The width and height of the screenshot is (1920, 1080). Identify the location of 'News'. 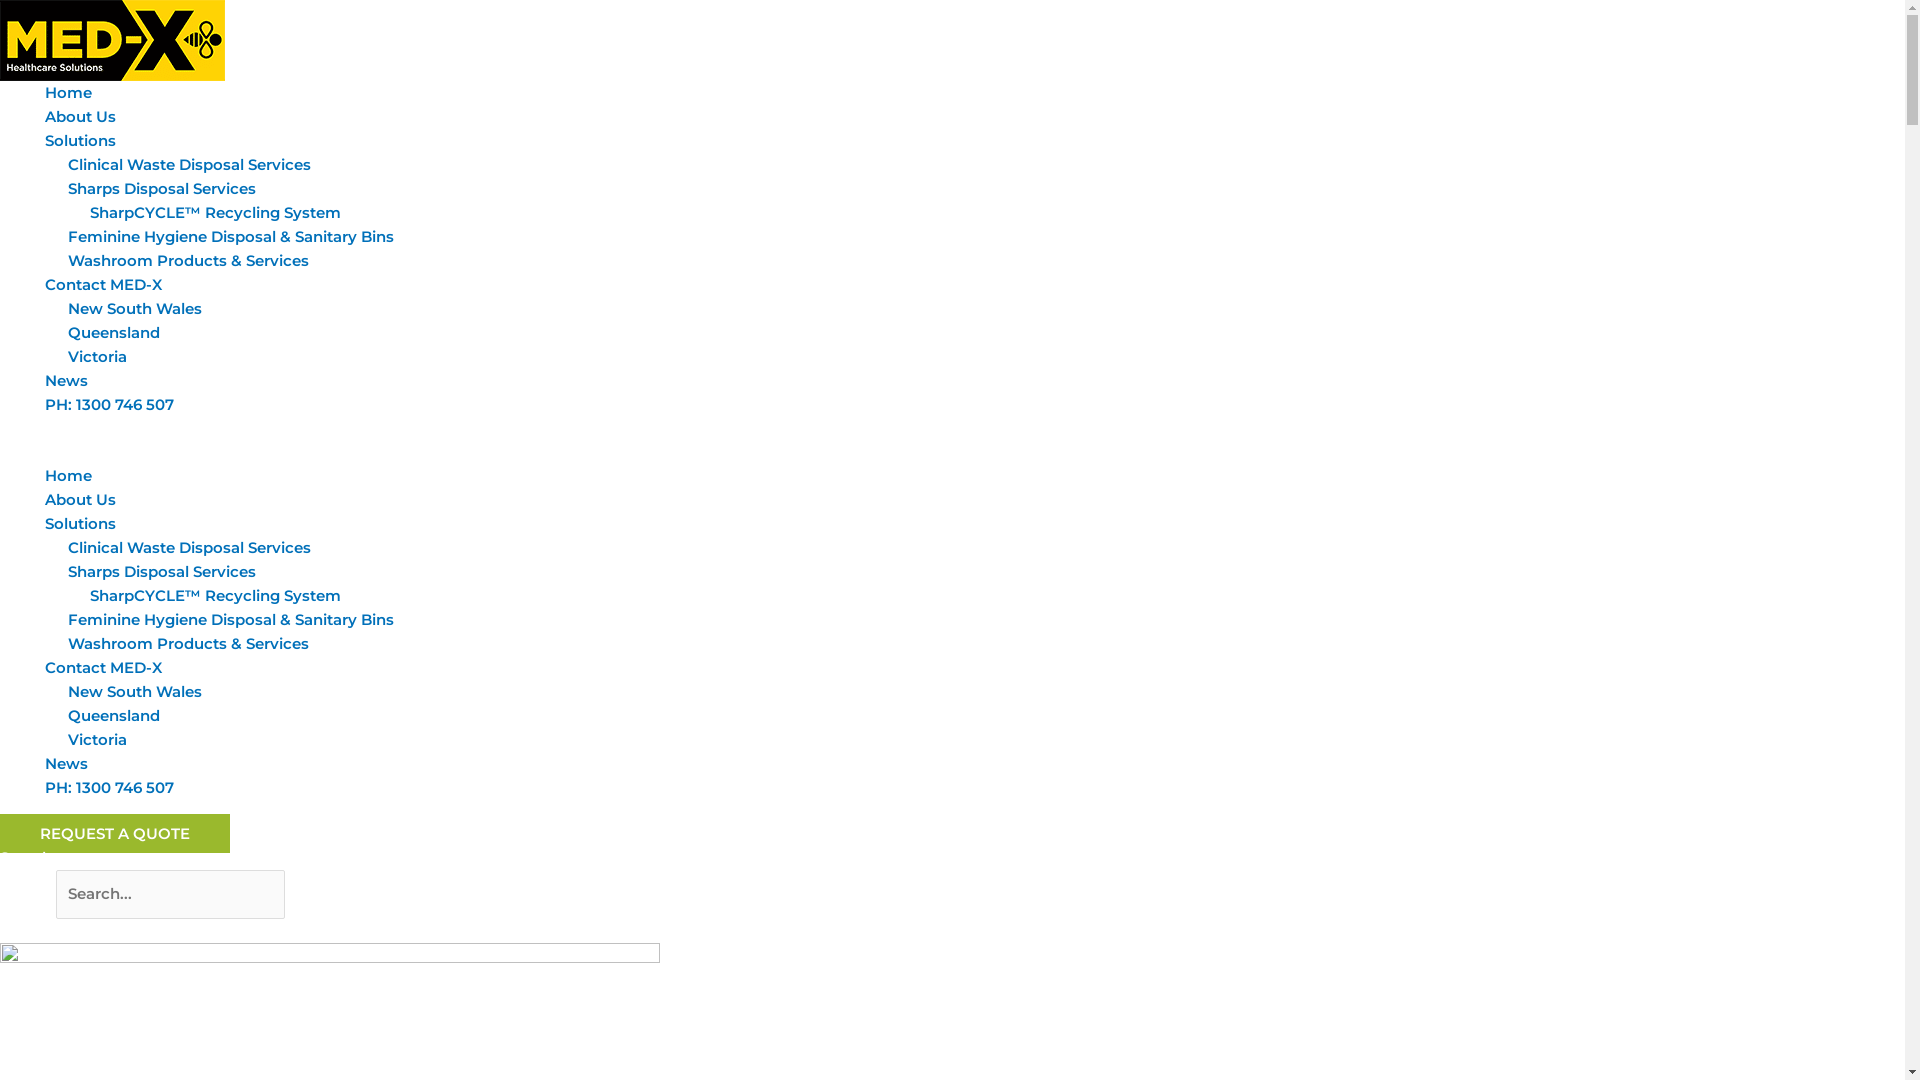
(66, 380).